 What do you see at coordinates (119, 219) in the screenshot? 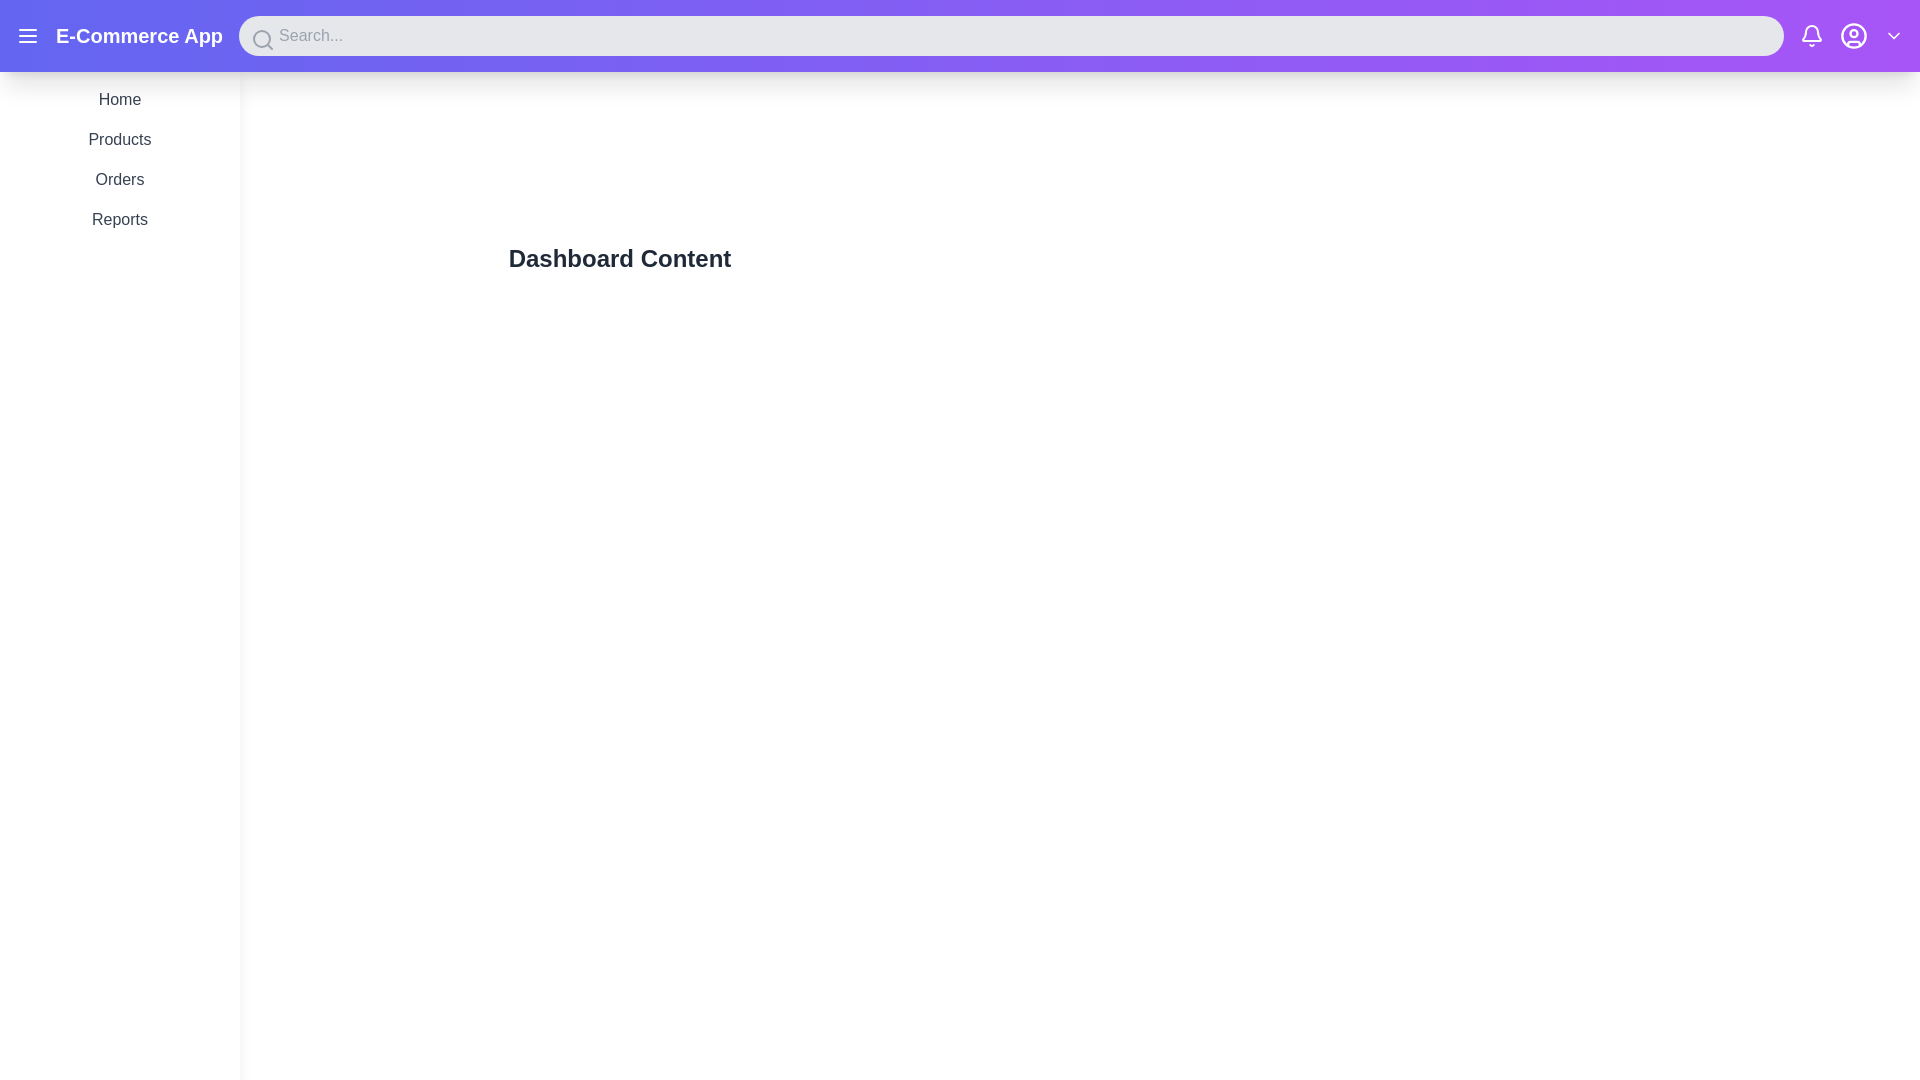
I see `the 'Reports' text link in the vertical navigation menu to observe the color change from gray to purple` at bounding box center [119, 219].